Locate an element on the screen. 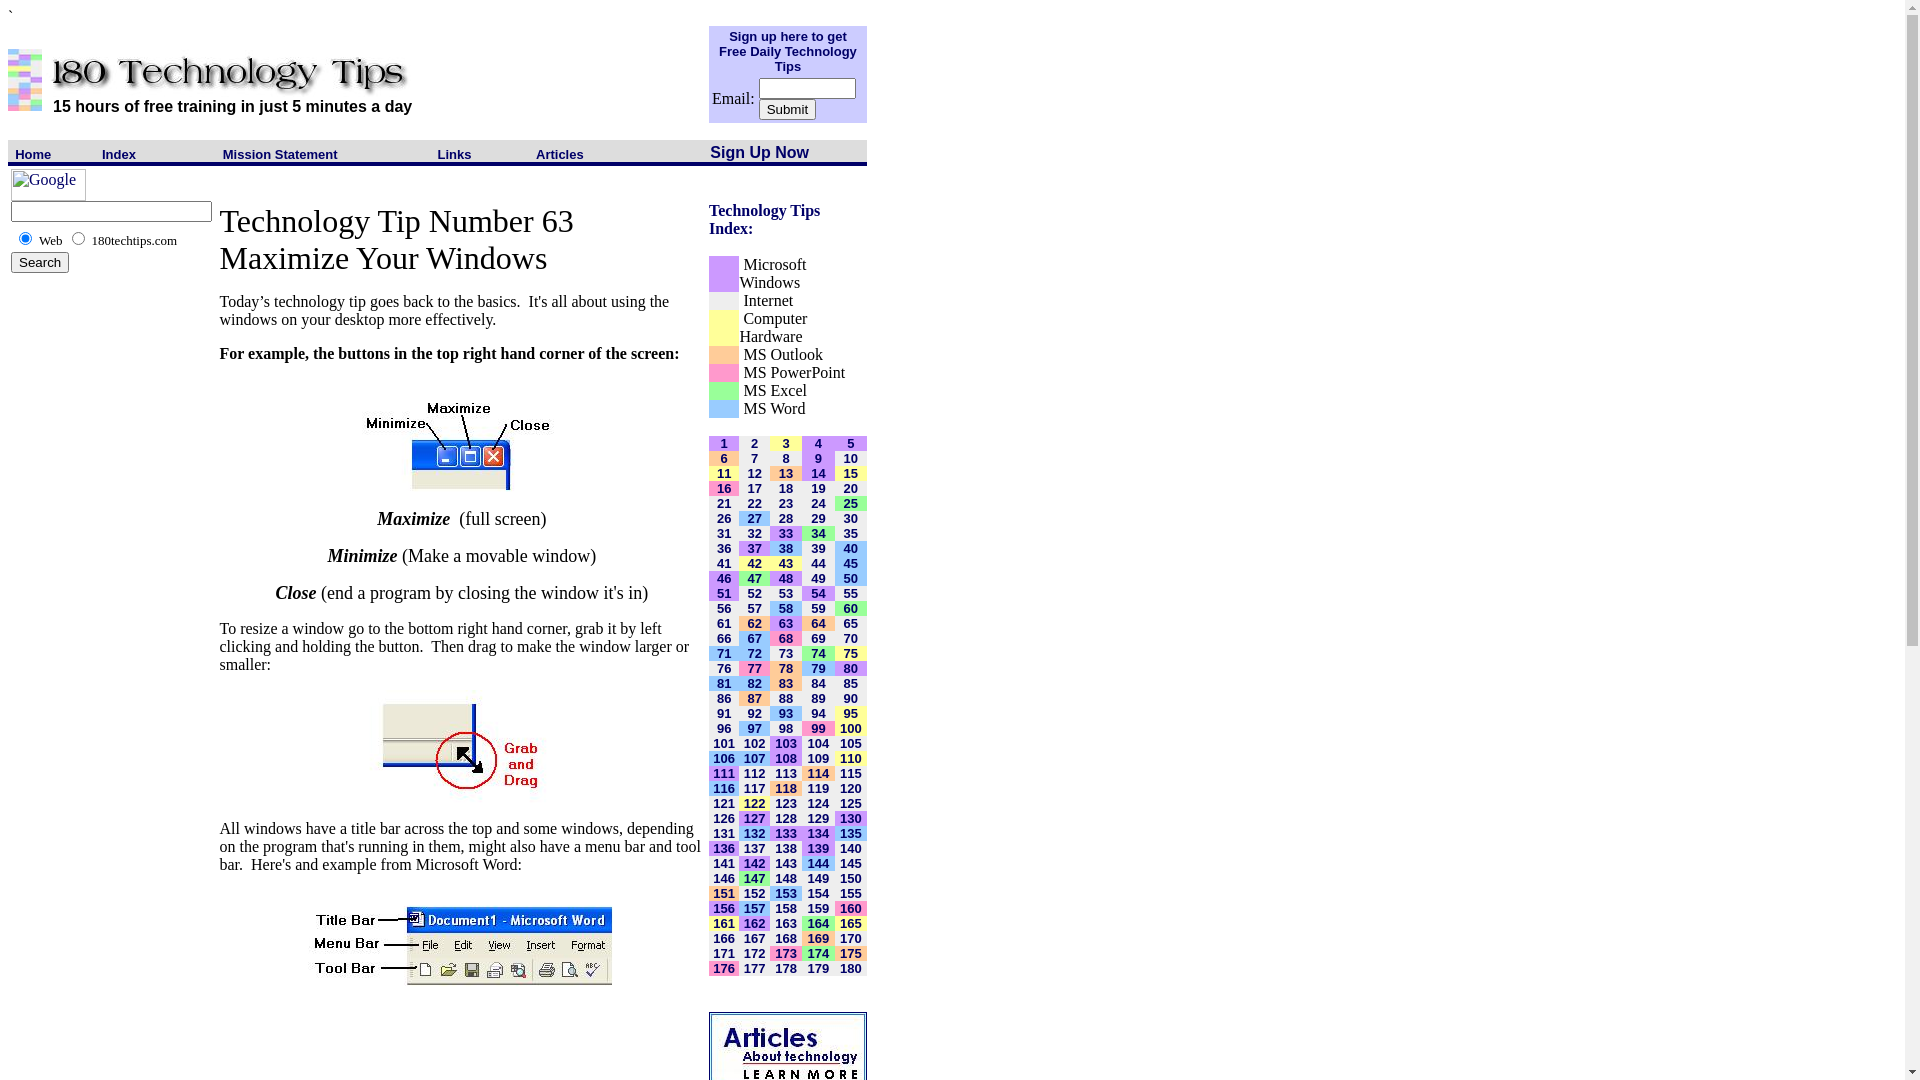 The height and width of the screenshot is (1080, 1920). 'Submit' is located at coordinates (786, 109).